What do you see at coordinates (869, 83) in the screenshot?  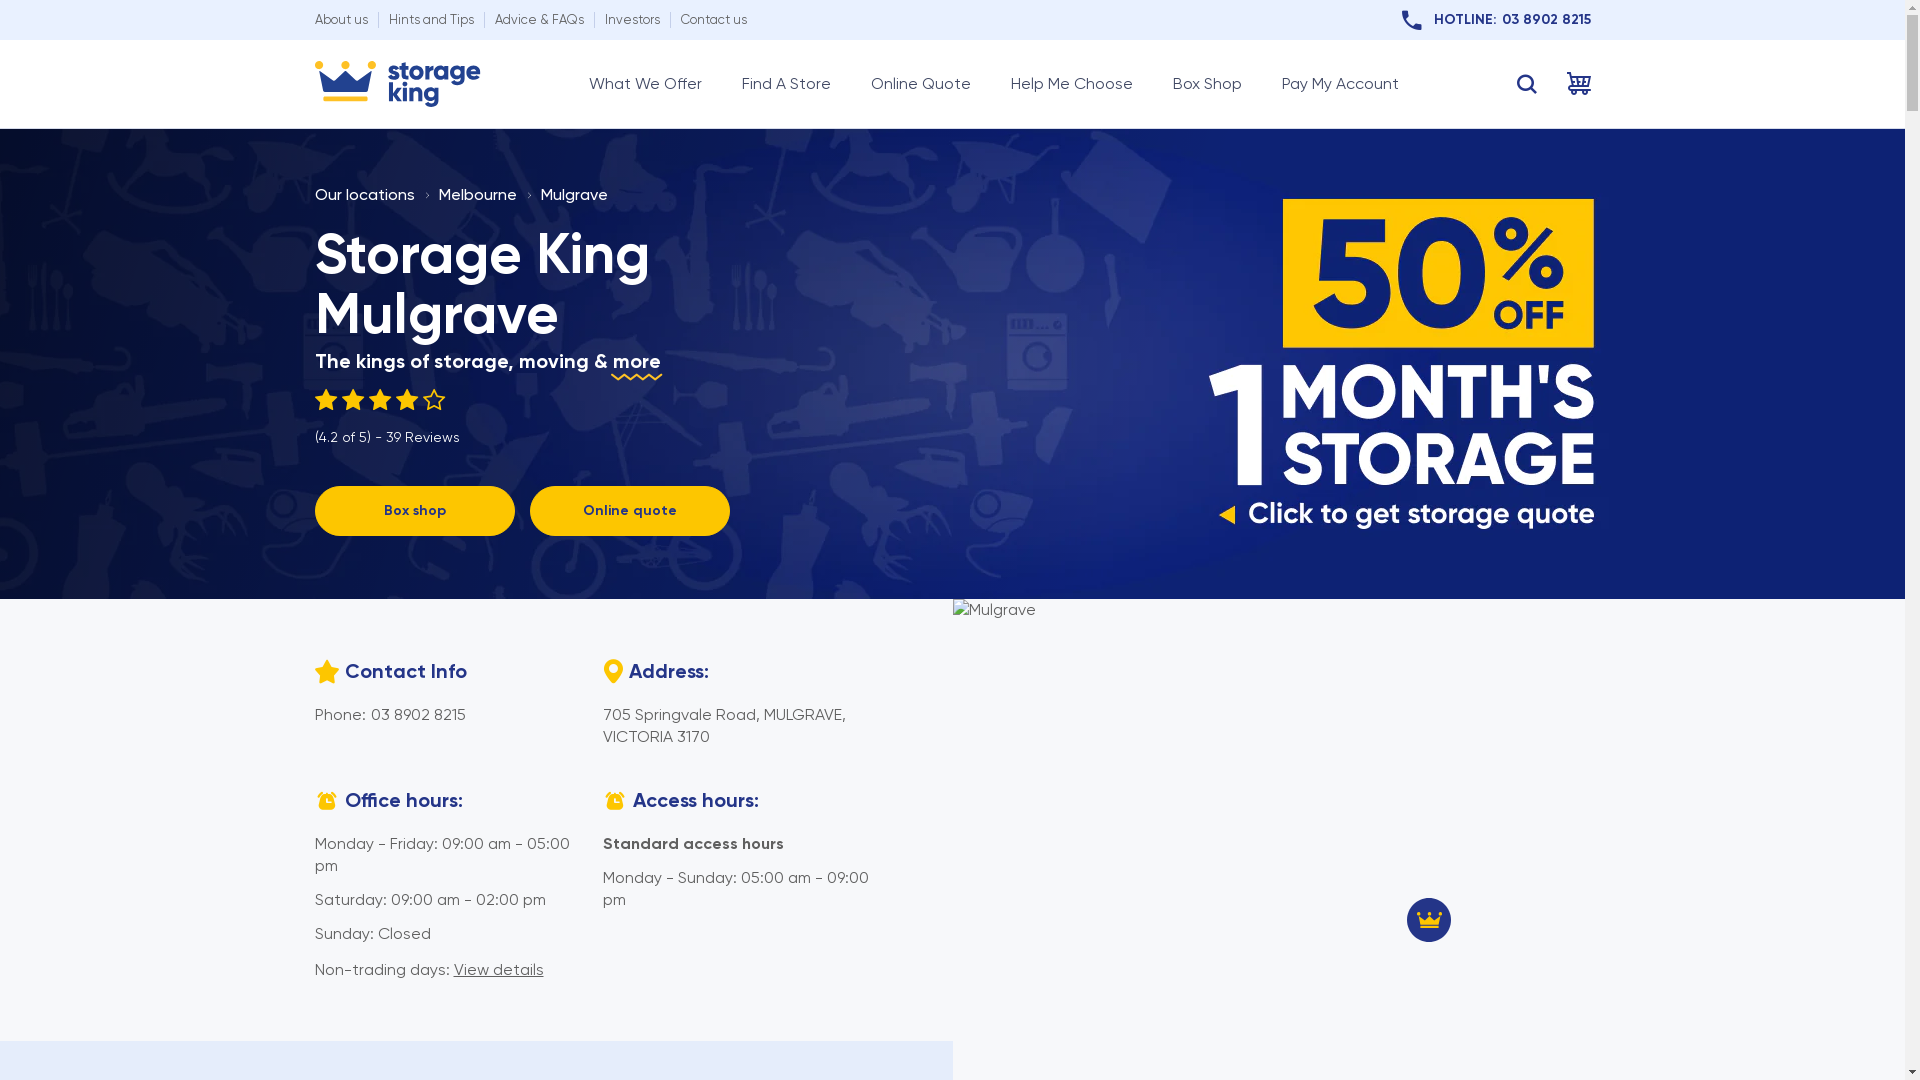 I see `'Online Quote'` at bounding box center [869, 83].